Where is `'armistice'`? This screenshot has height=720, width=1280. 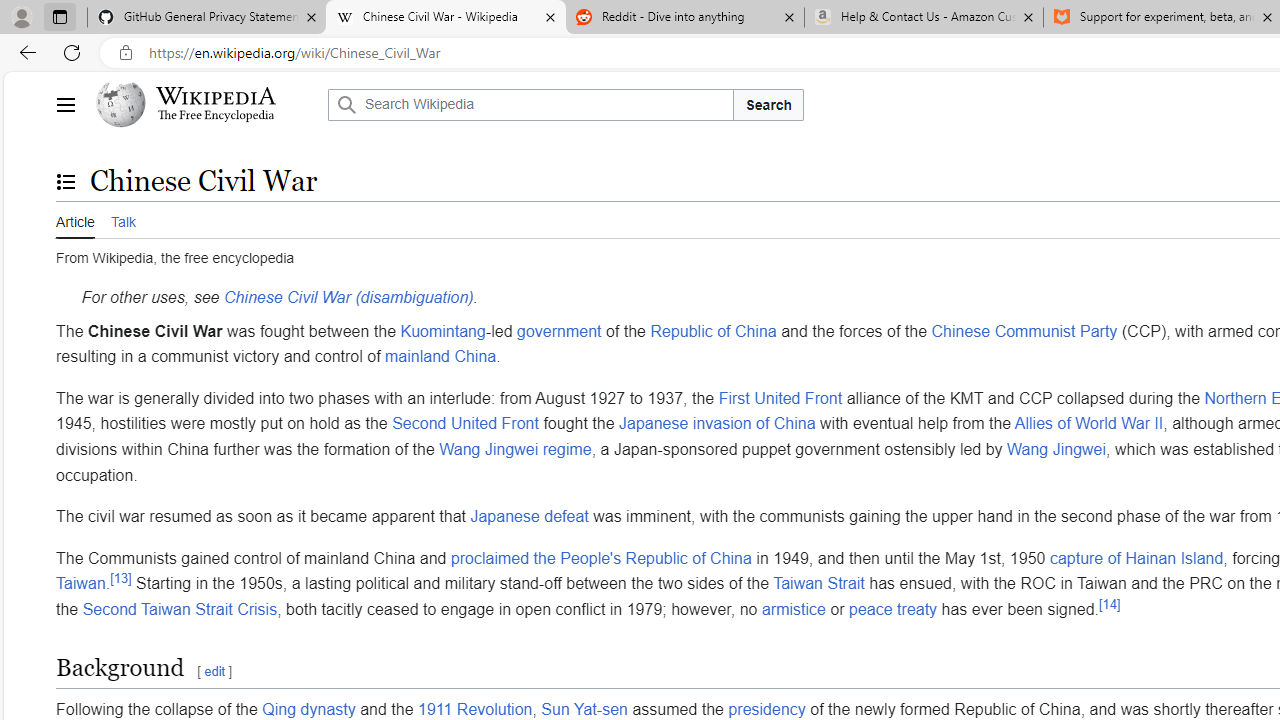
'armistice' is located at coordinates (792, 607).